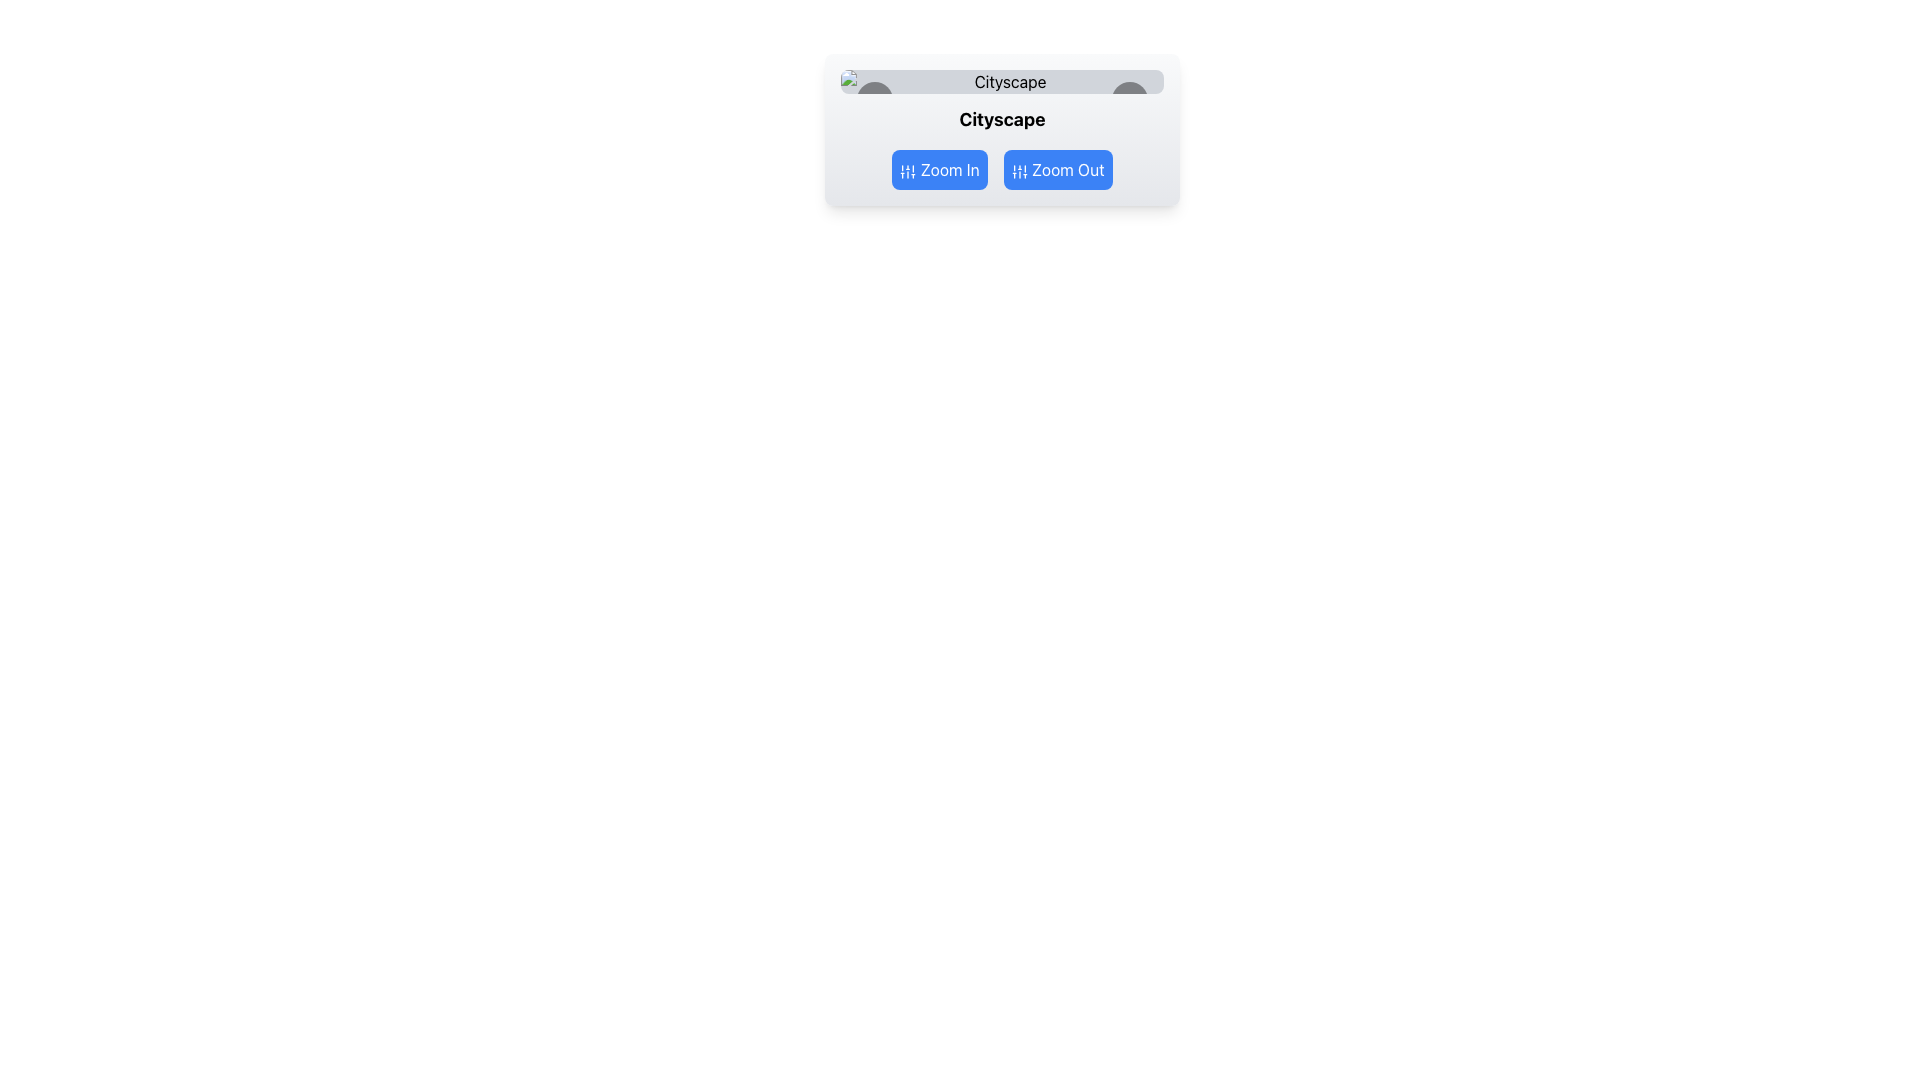 The height and width of the screenshot is (1080, 1920). What do you see at coordinates (874, 100) in the screenshot?
I see `the leftward arrow navigation icon embedded within a circular button located at the top-left side of the floating interface panel` at bounding box center [874, 100].